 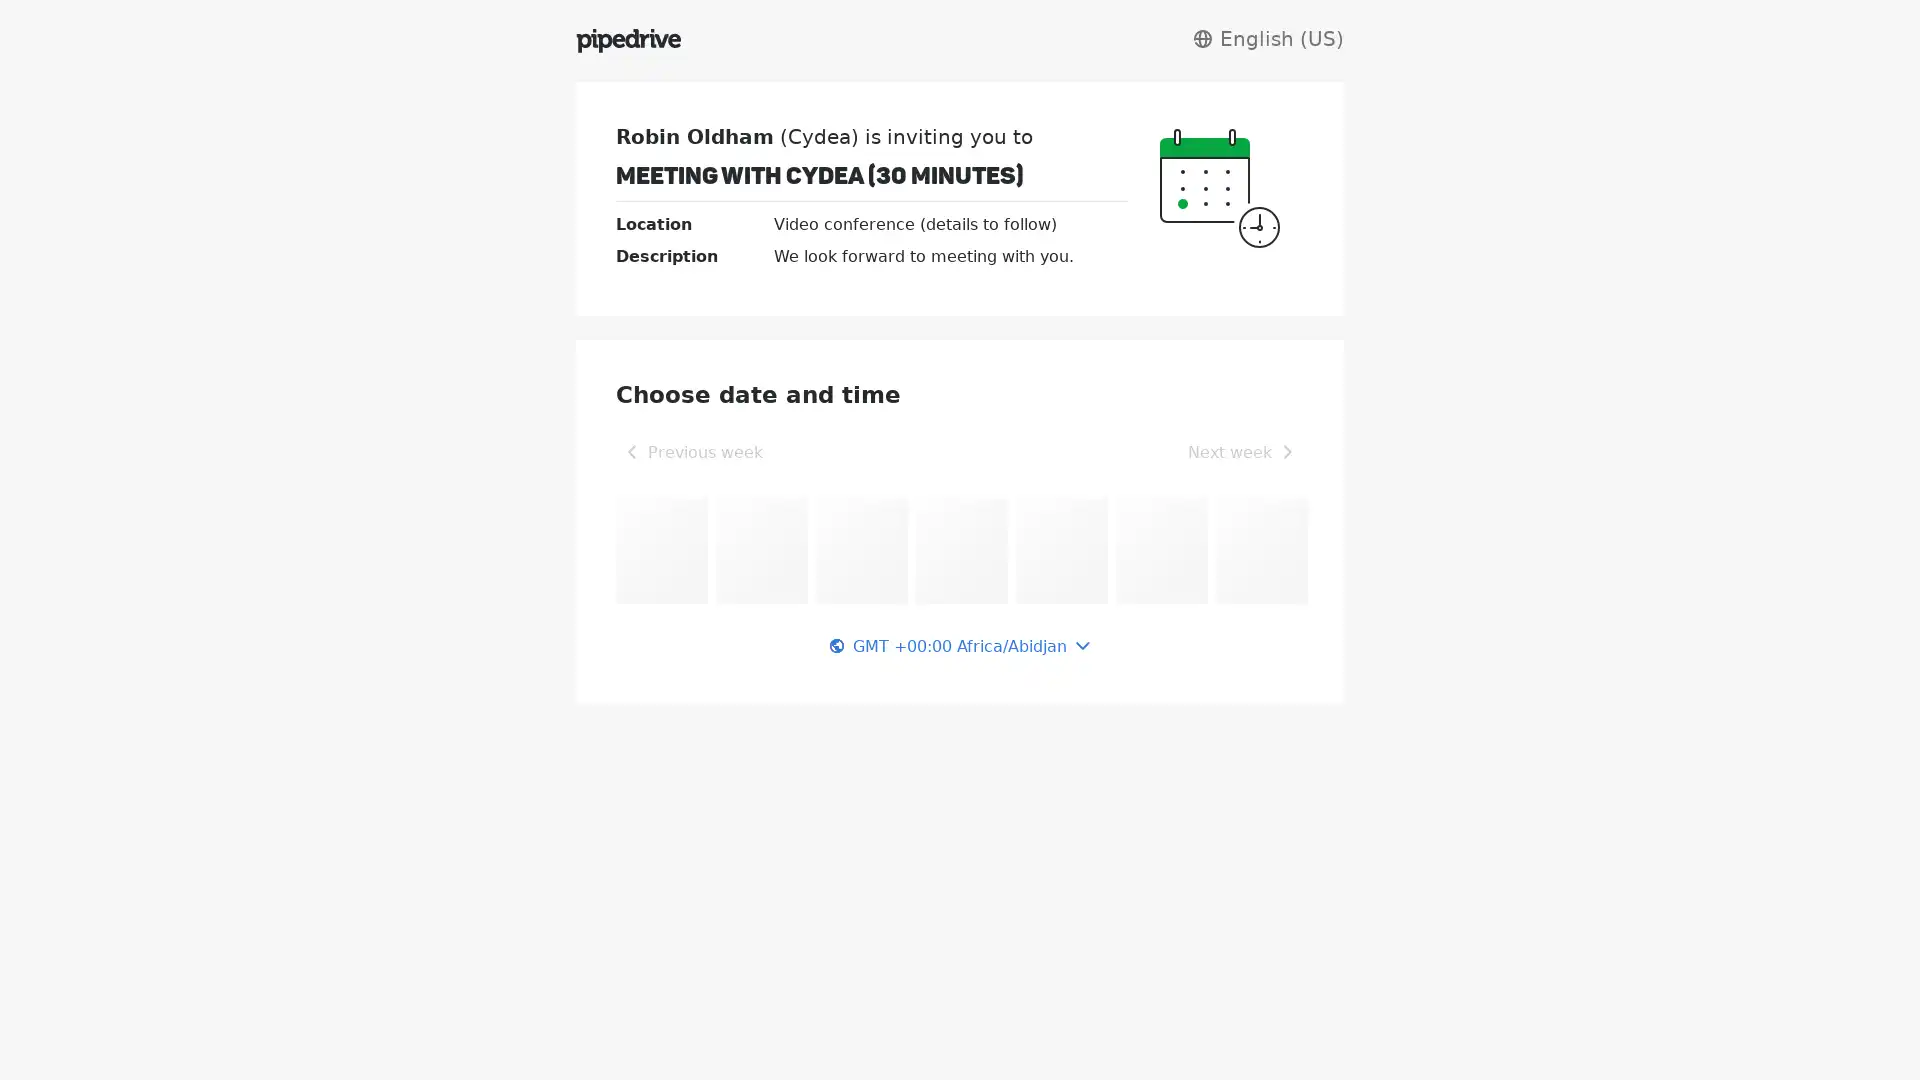 I want to click on Previous week, so click(x=693, y=451).